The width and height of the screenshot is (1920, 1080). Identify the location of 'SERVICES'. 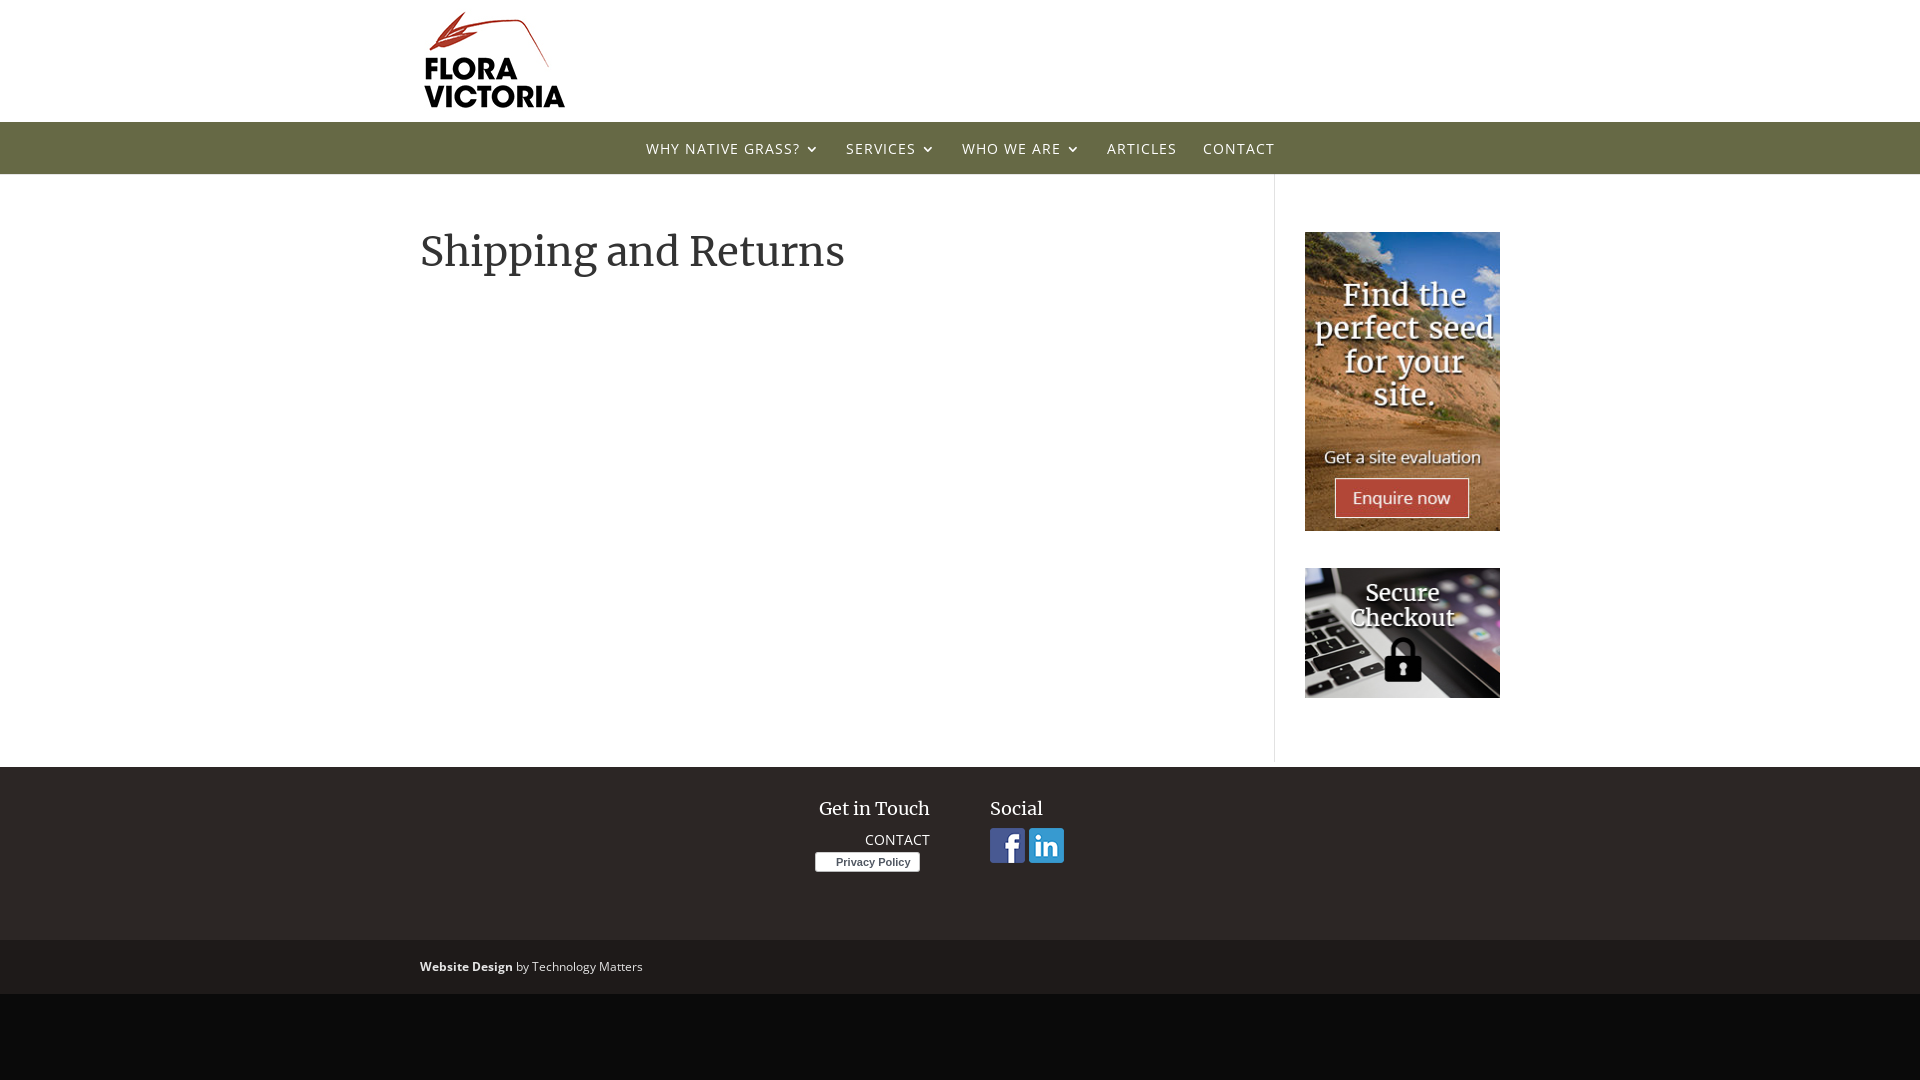
(890, 157).